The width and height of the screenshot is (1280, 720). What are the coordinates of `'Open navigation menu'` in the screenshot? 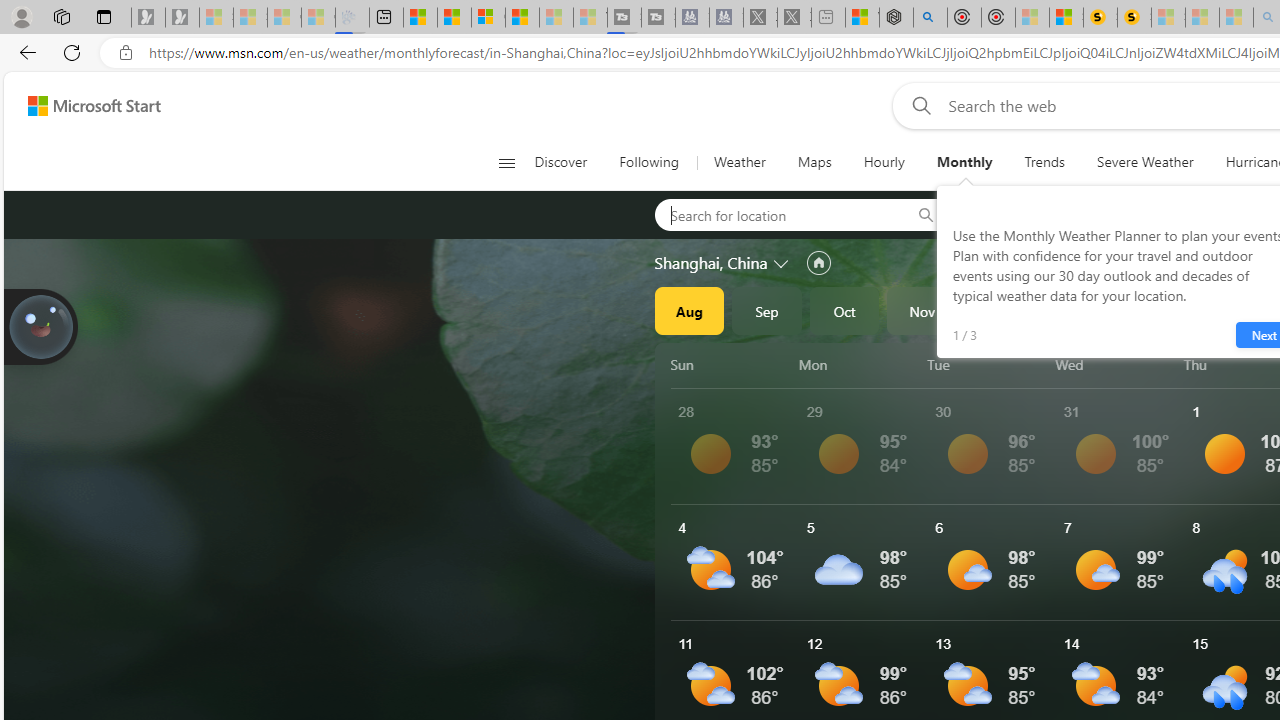 It's located at (506, 162).